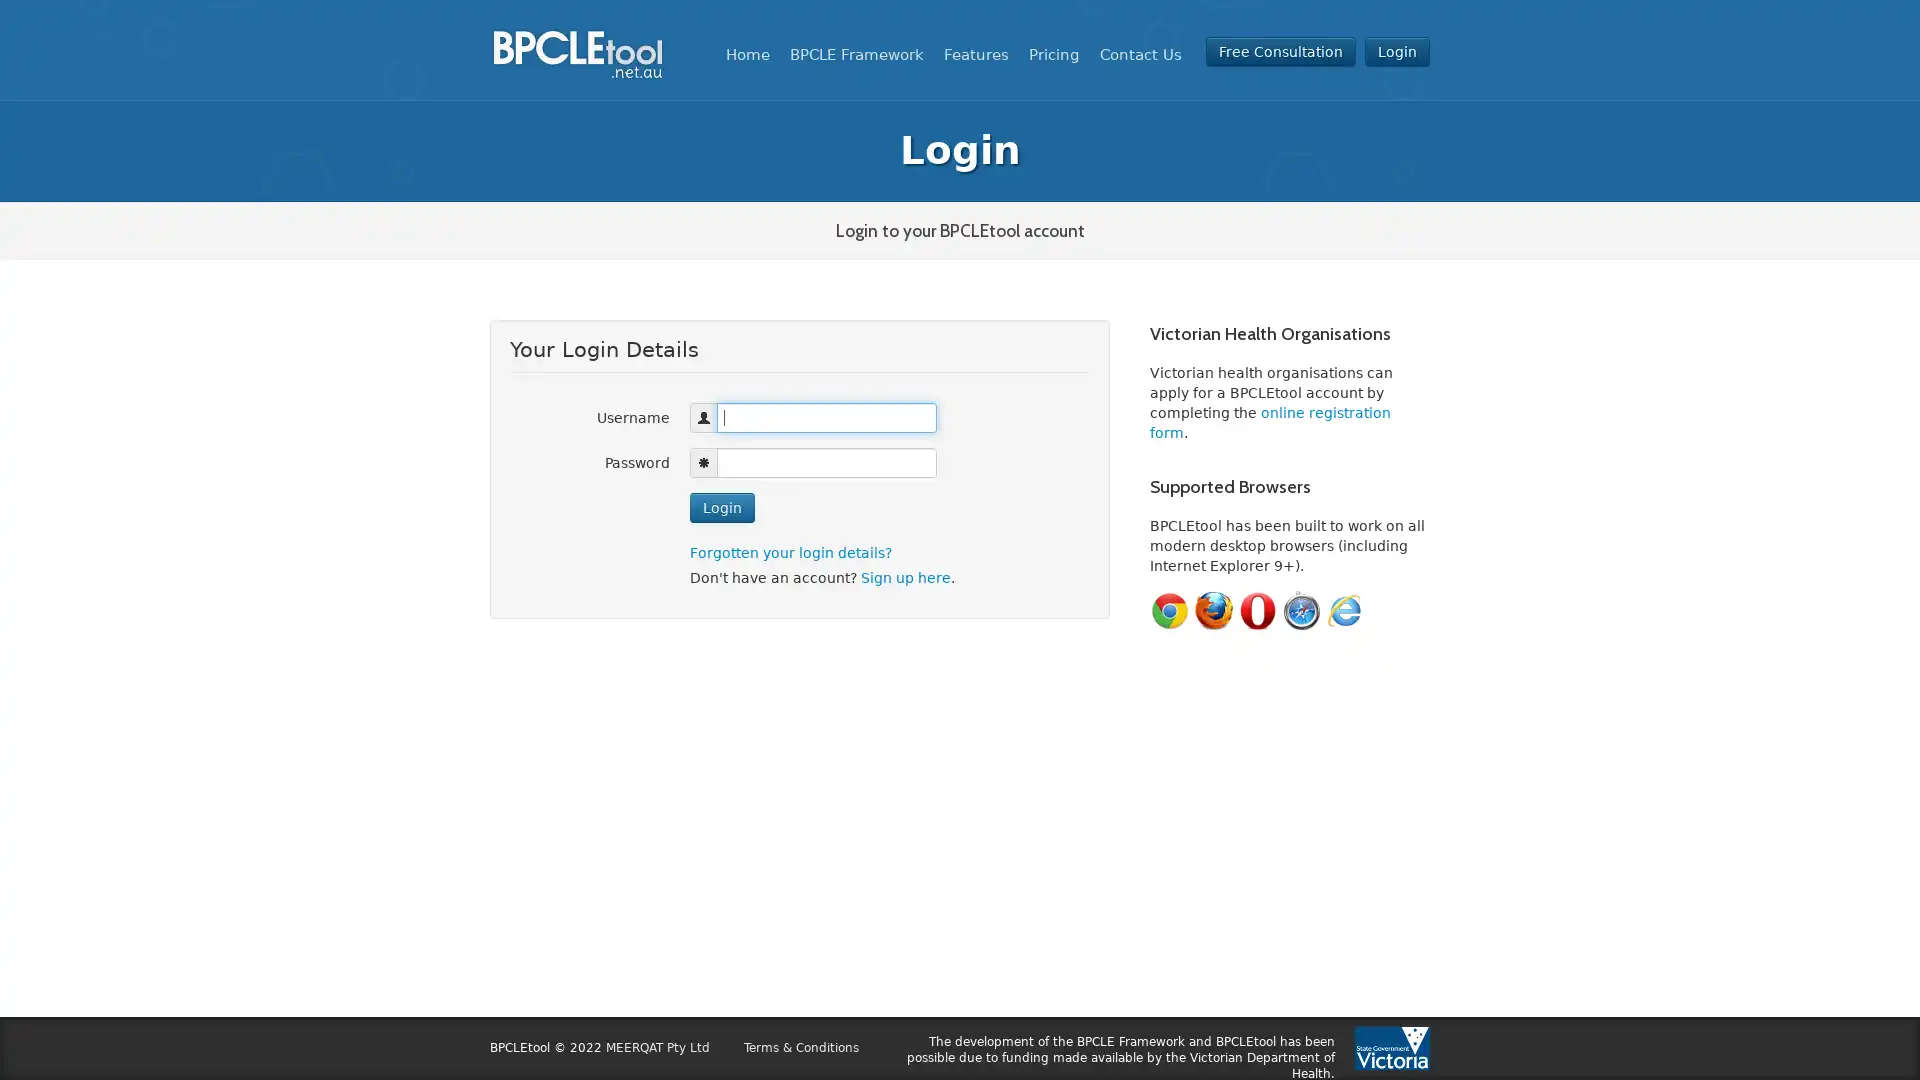 The width and height of the screenshot is (1920, 1080). What do you see at coordinates (721, 507) in the screenshot?
I see `Login` at bounding box center [721, 507].